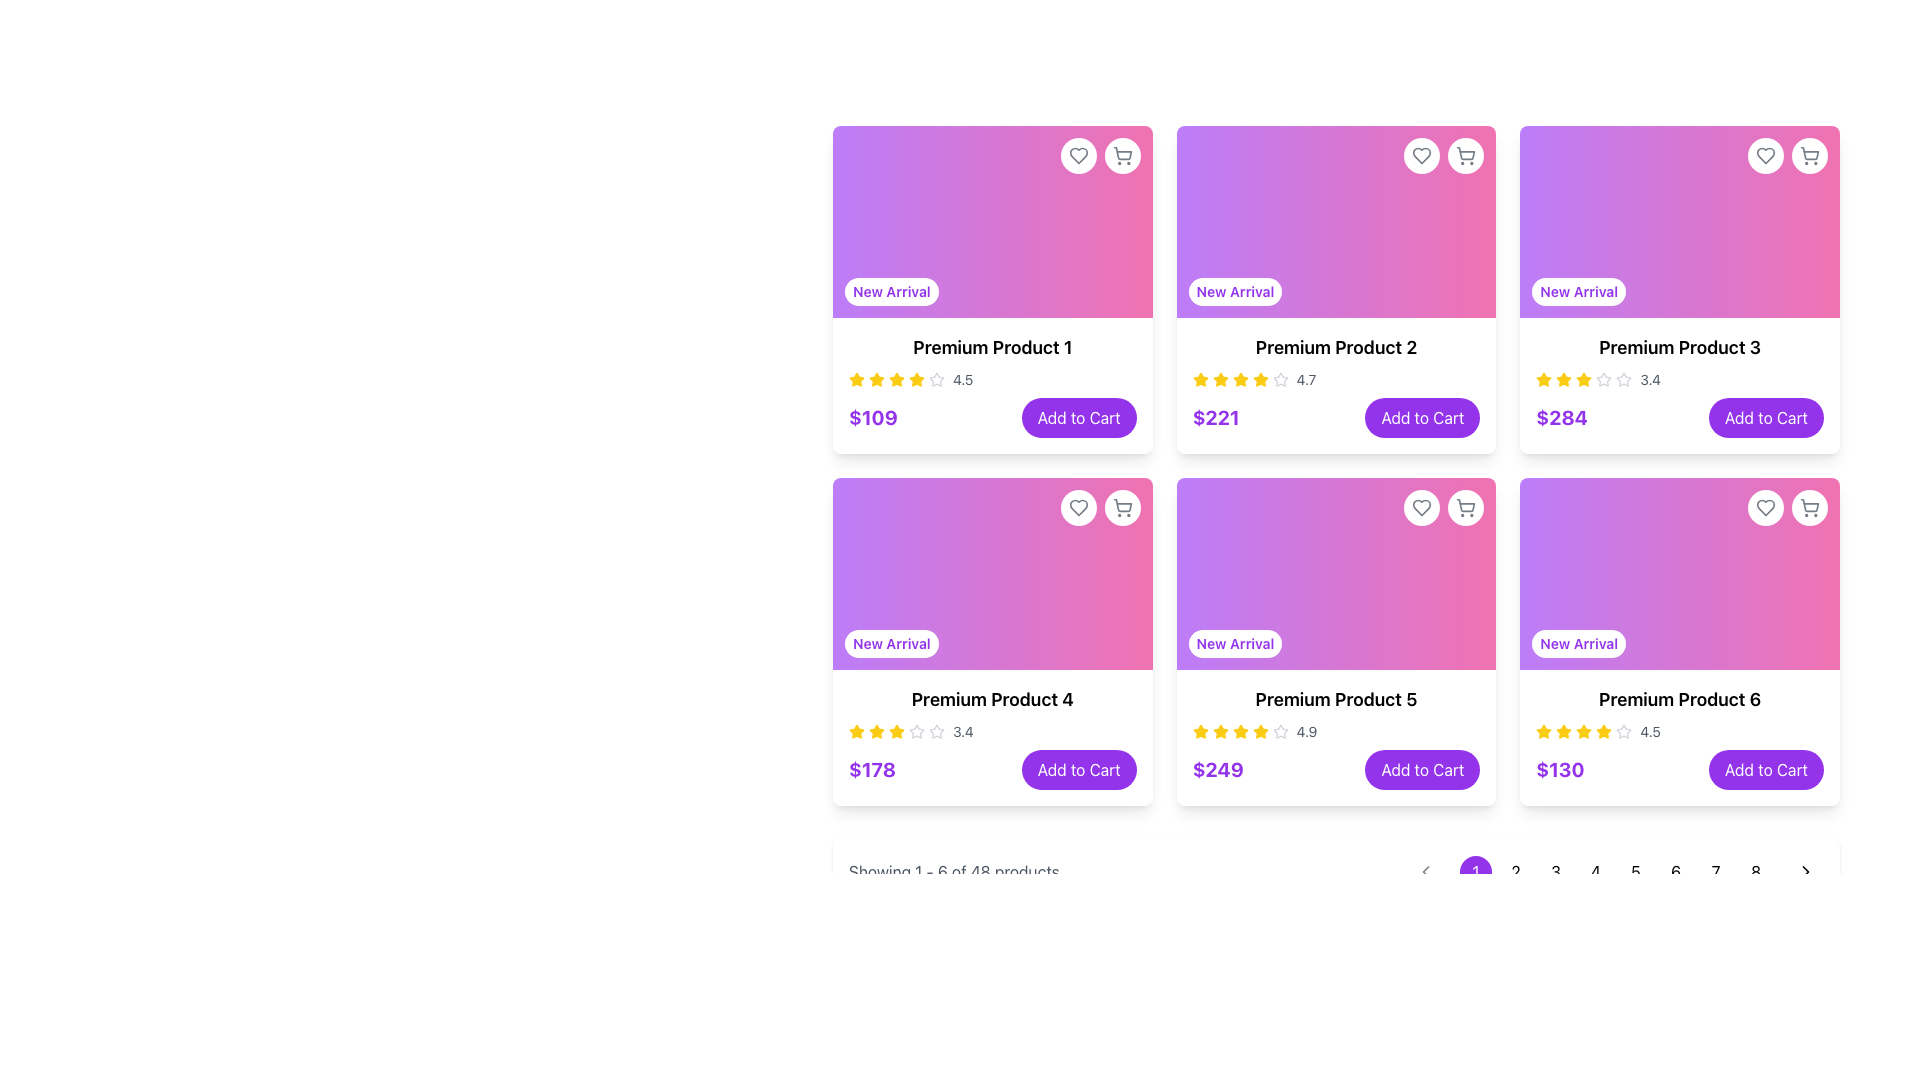  I want to click on the 'Add to Cart' button with a purple background and white text, located in the fifth product card of a 2-row grid layout, so click(1421, 769).